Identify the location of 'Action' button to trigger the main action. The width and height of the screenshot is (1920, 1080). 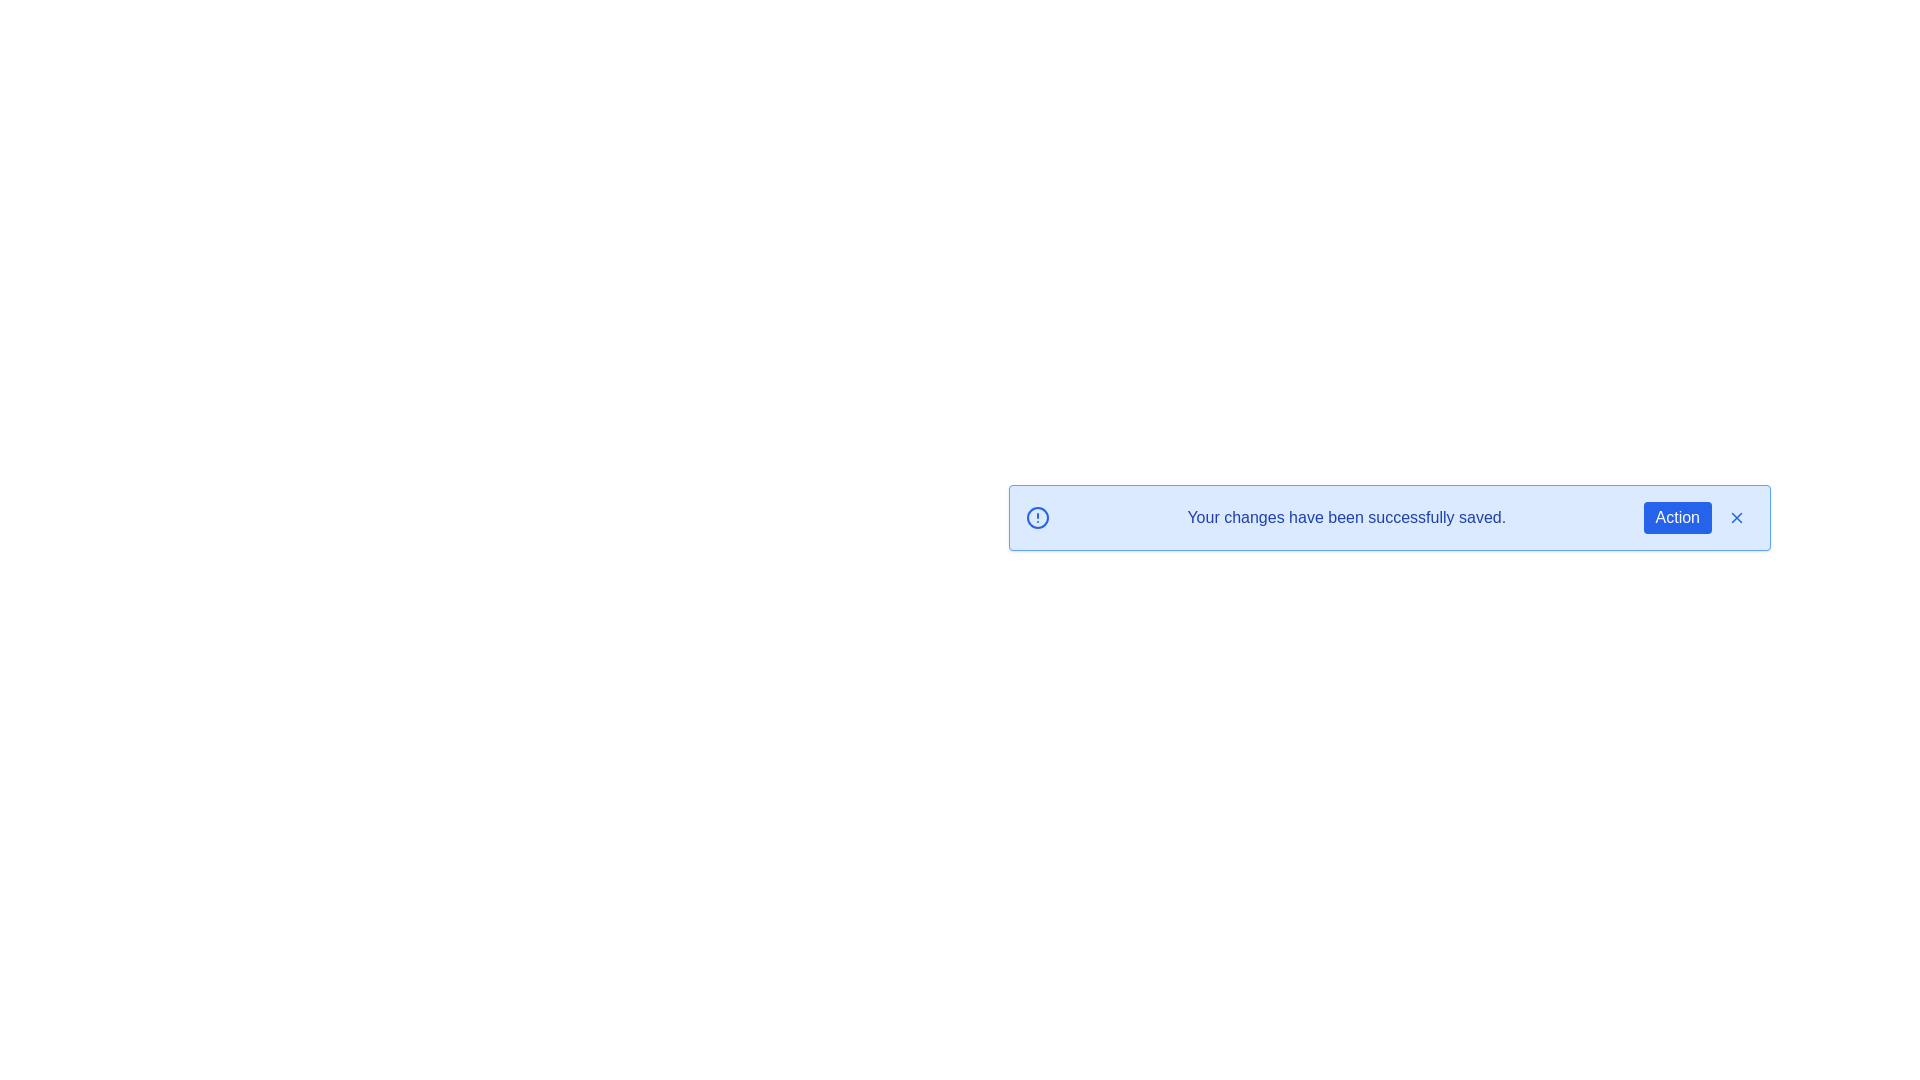
(1677, 516).